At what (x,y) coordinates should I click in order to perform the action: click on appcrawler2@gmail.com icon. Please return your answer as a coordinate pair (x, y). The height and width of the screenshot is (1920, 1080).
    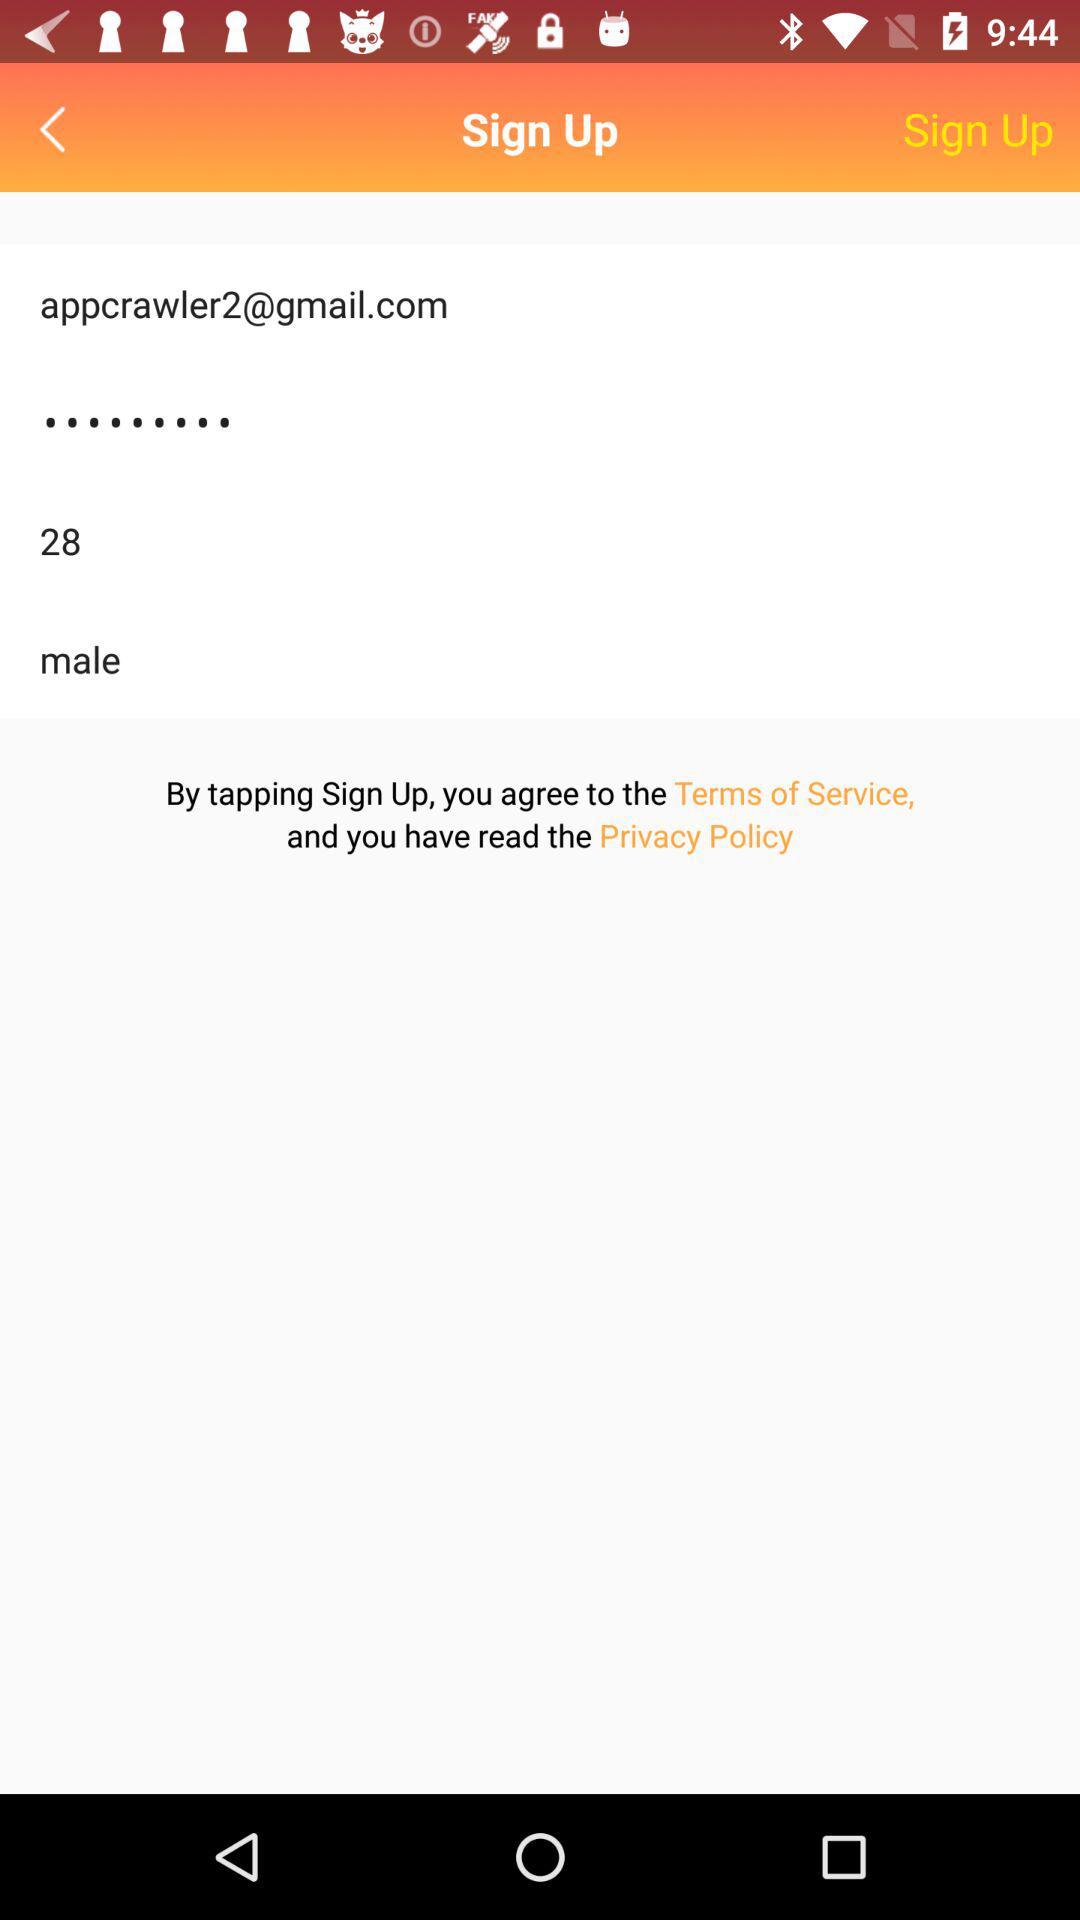
    Looking at the image, I should click on (540, 302).